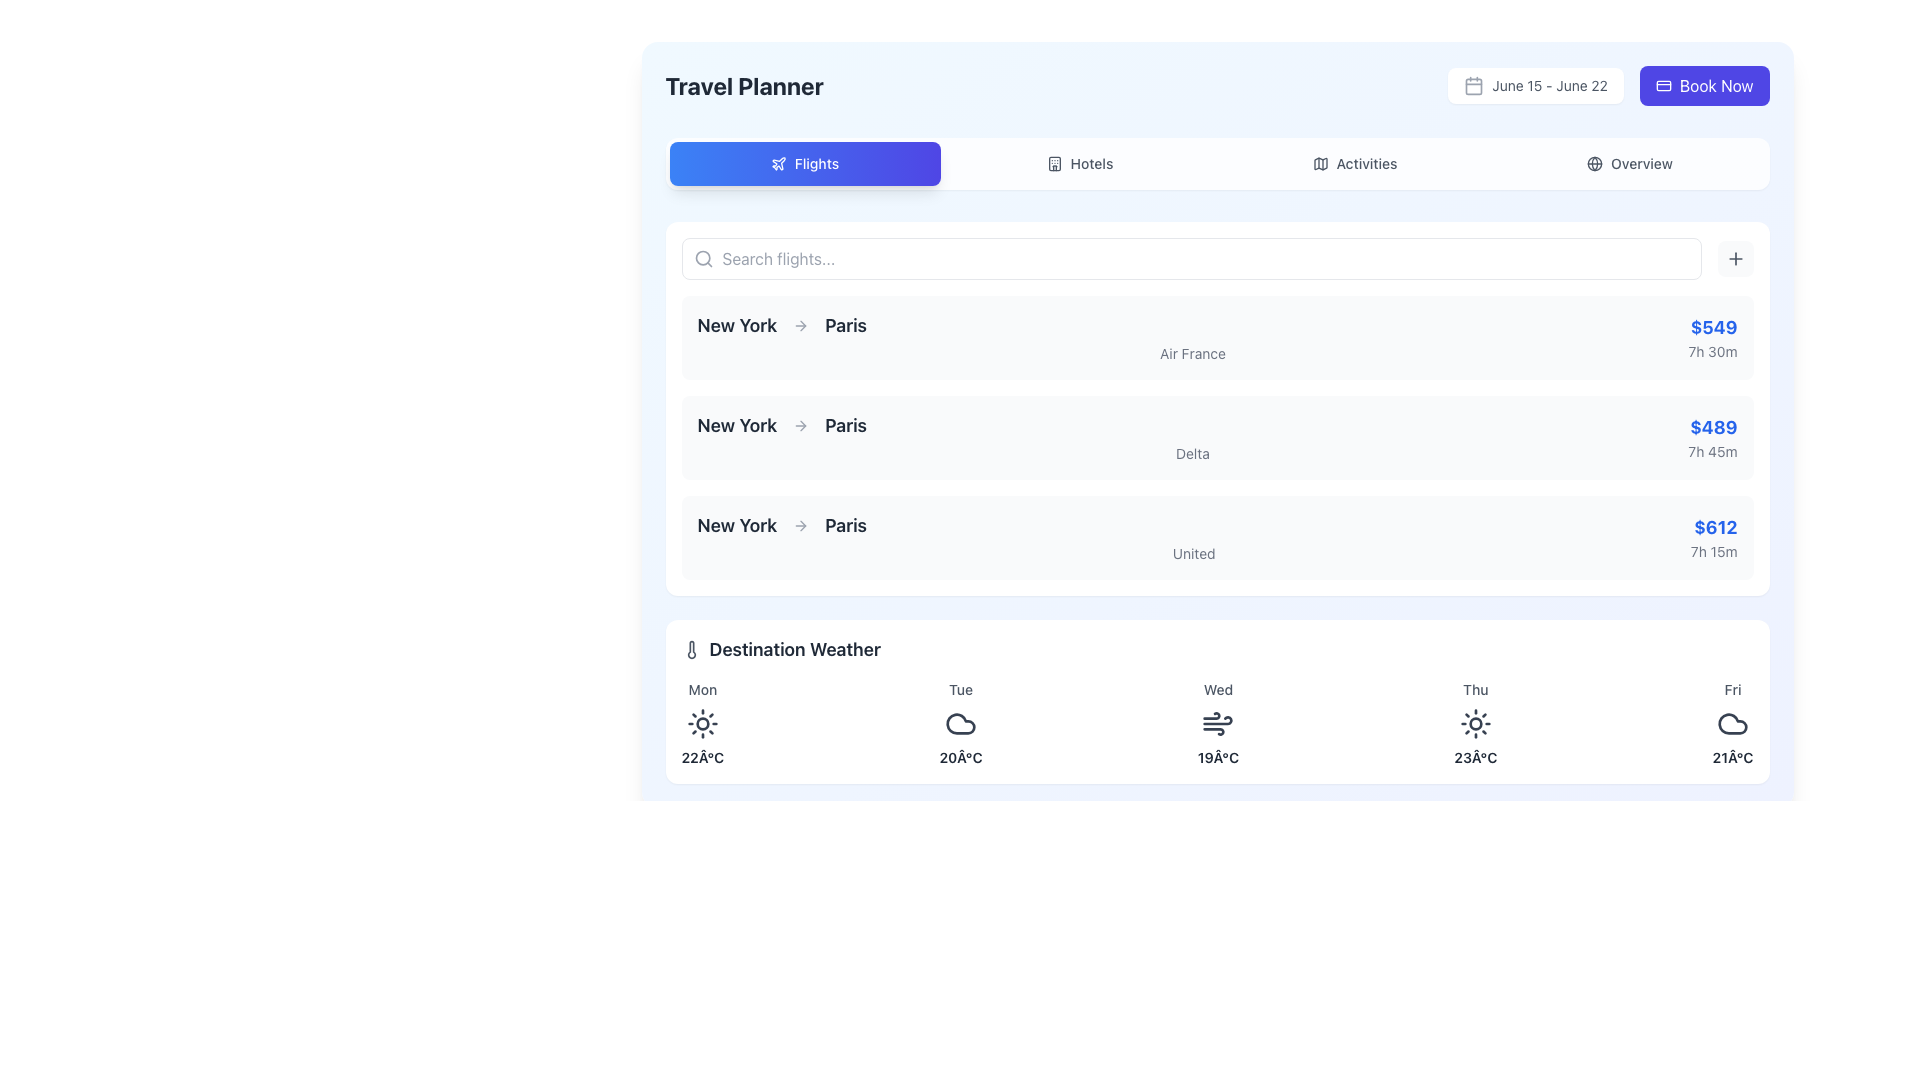 This screenshot has width=1920, height=1080. I want to click on the small rounded-rectangle box located within the calendar icon in the top-right area of the interface, near the 'Book Now' button, so click(1474, 85).